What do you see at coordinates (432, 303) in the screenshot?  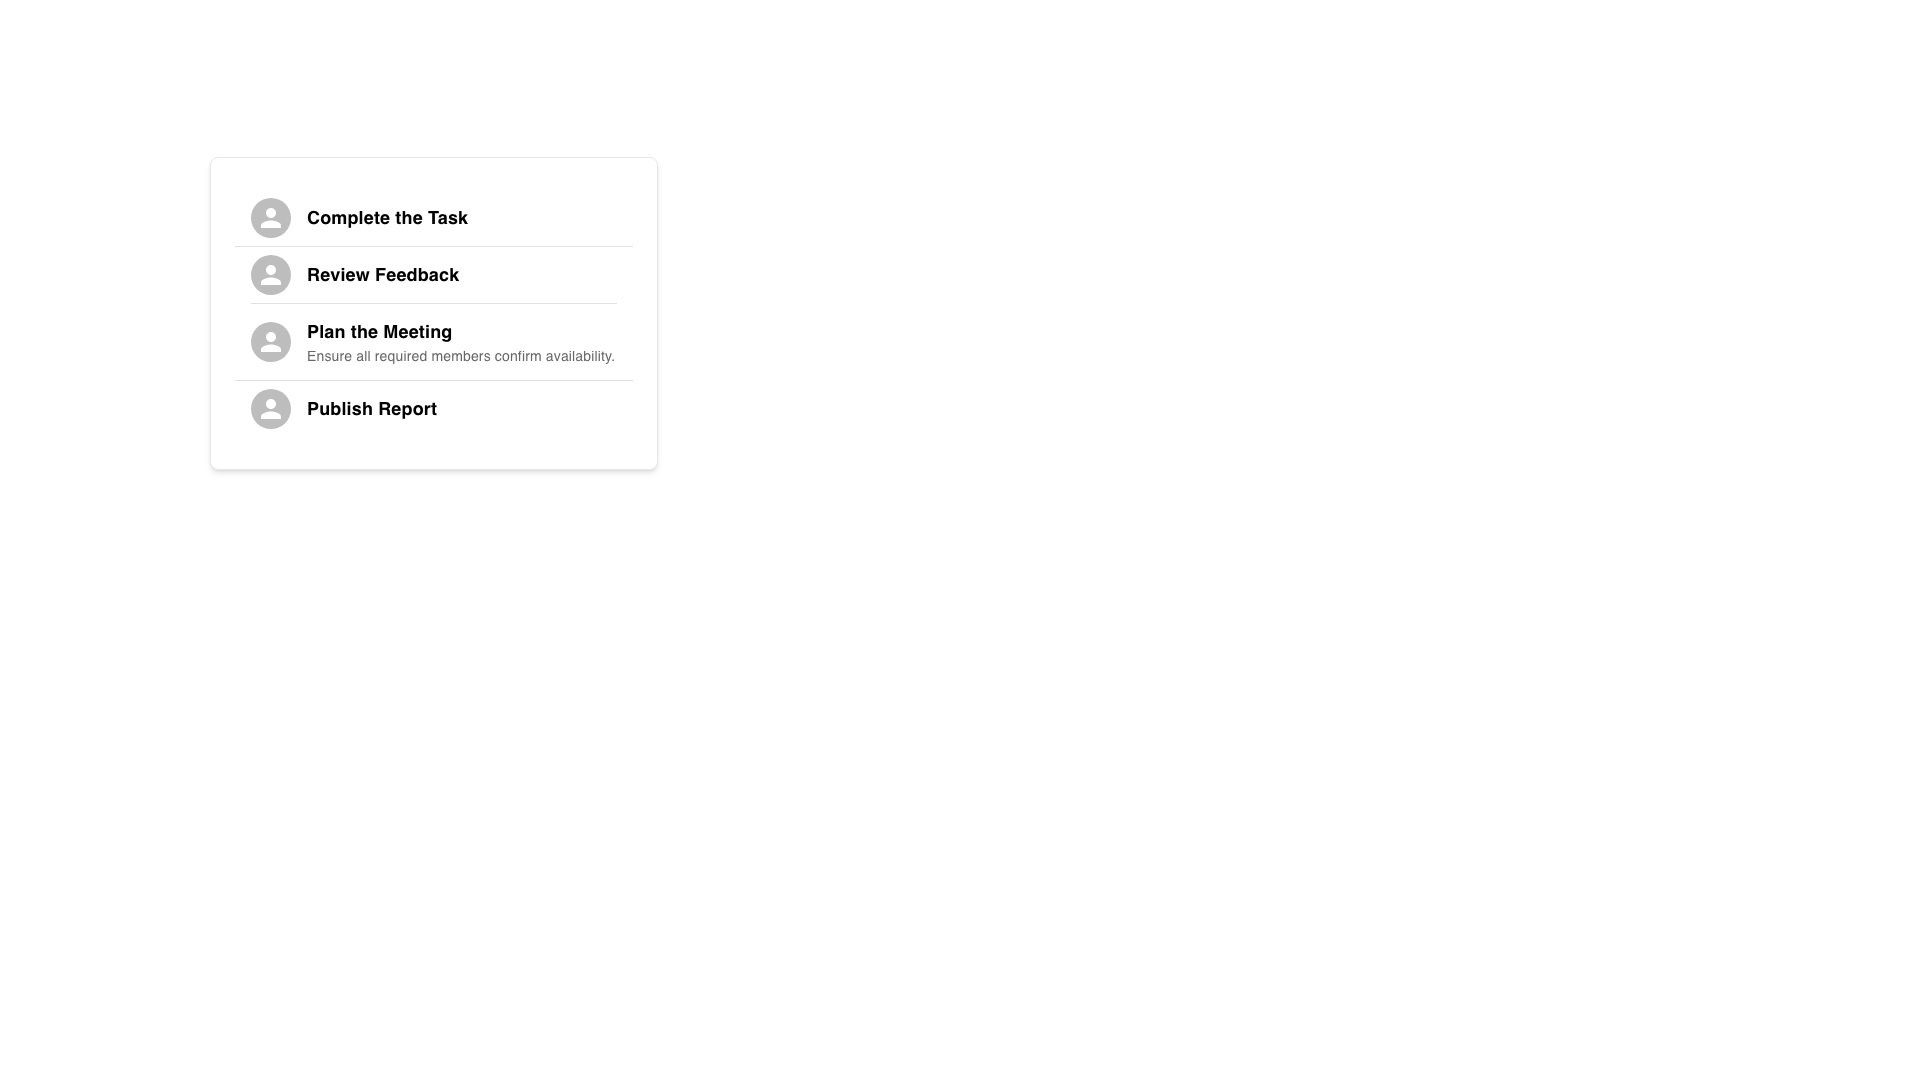 I see `the horizontal divider separating the 'Review Feedback' section from the 'Plan the Meeting' section in the list` at bounding box center [432, 303].